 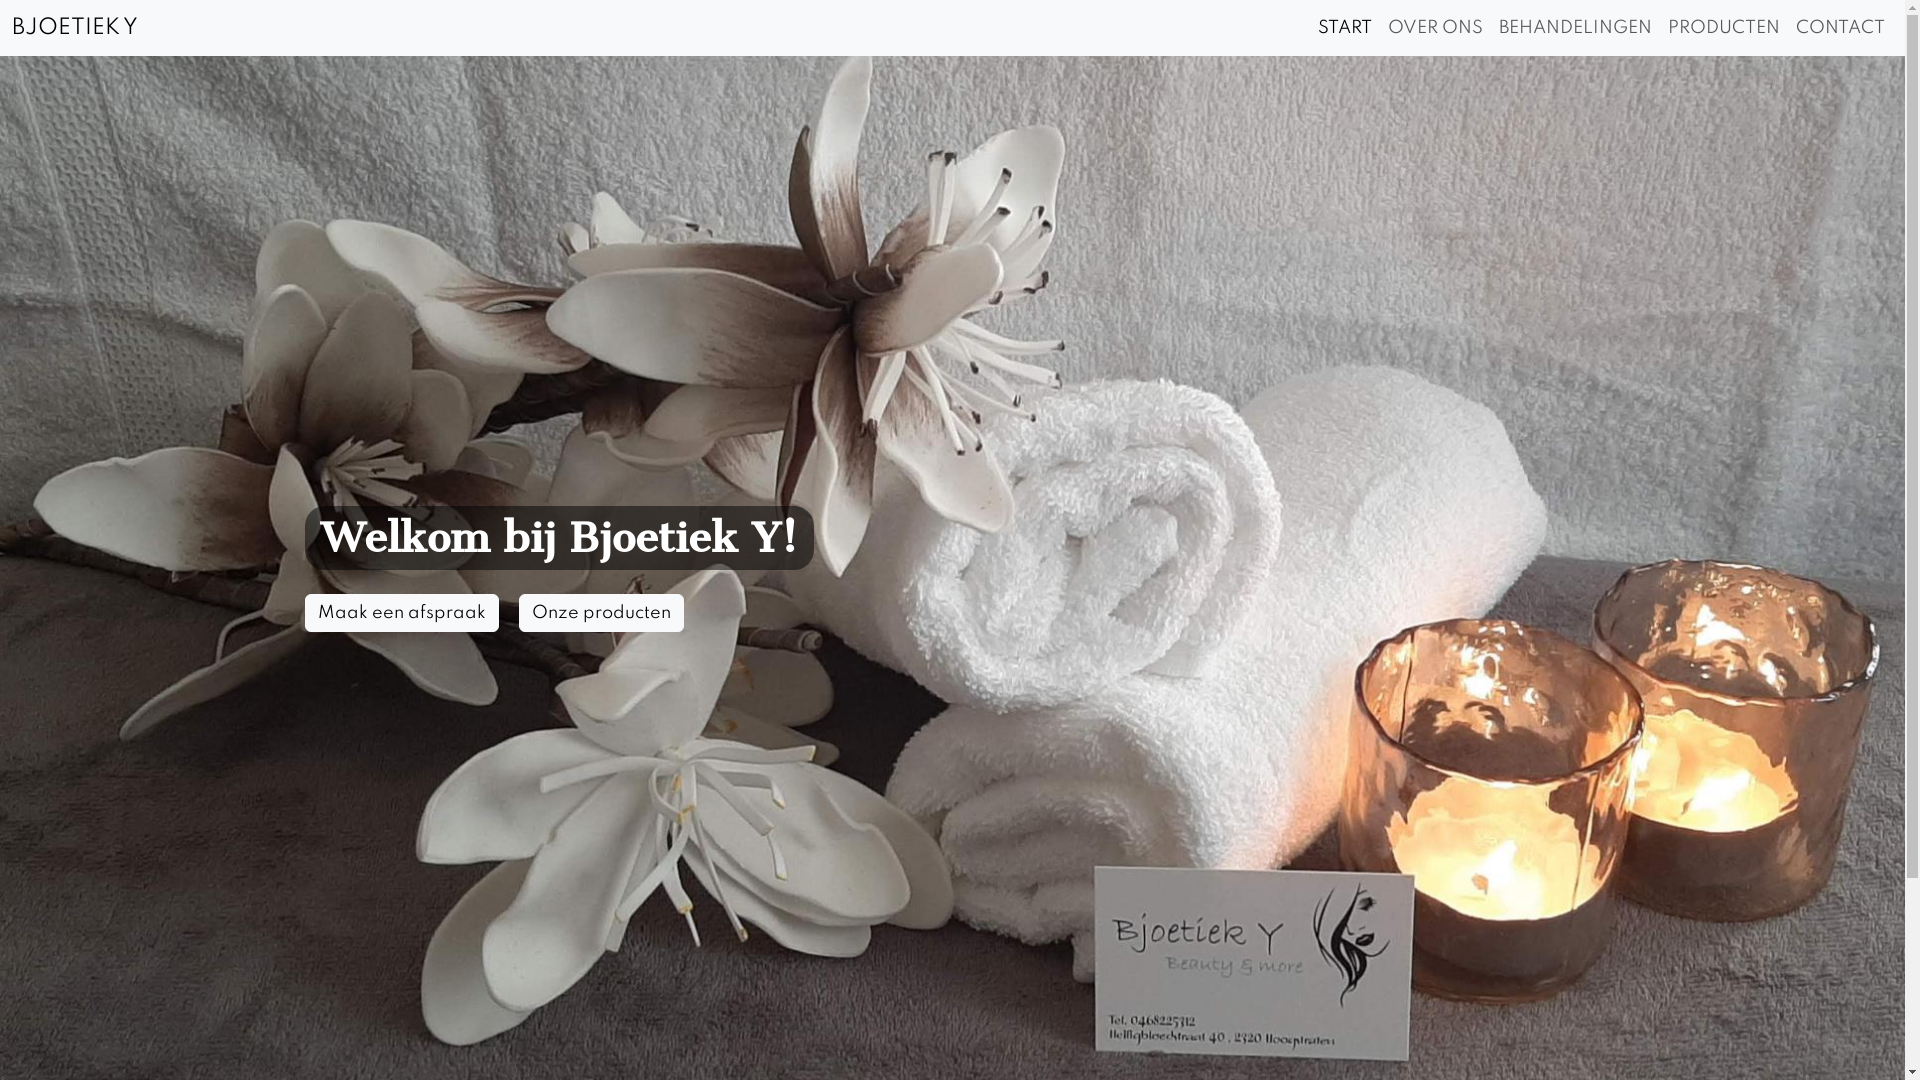 I want to click on 'Onze producten', so click(x=518, y=612).